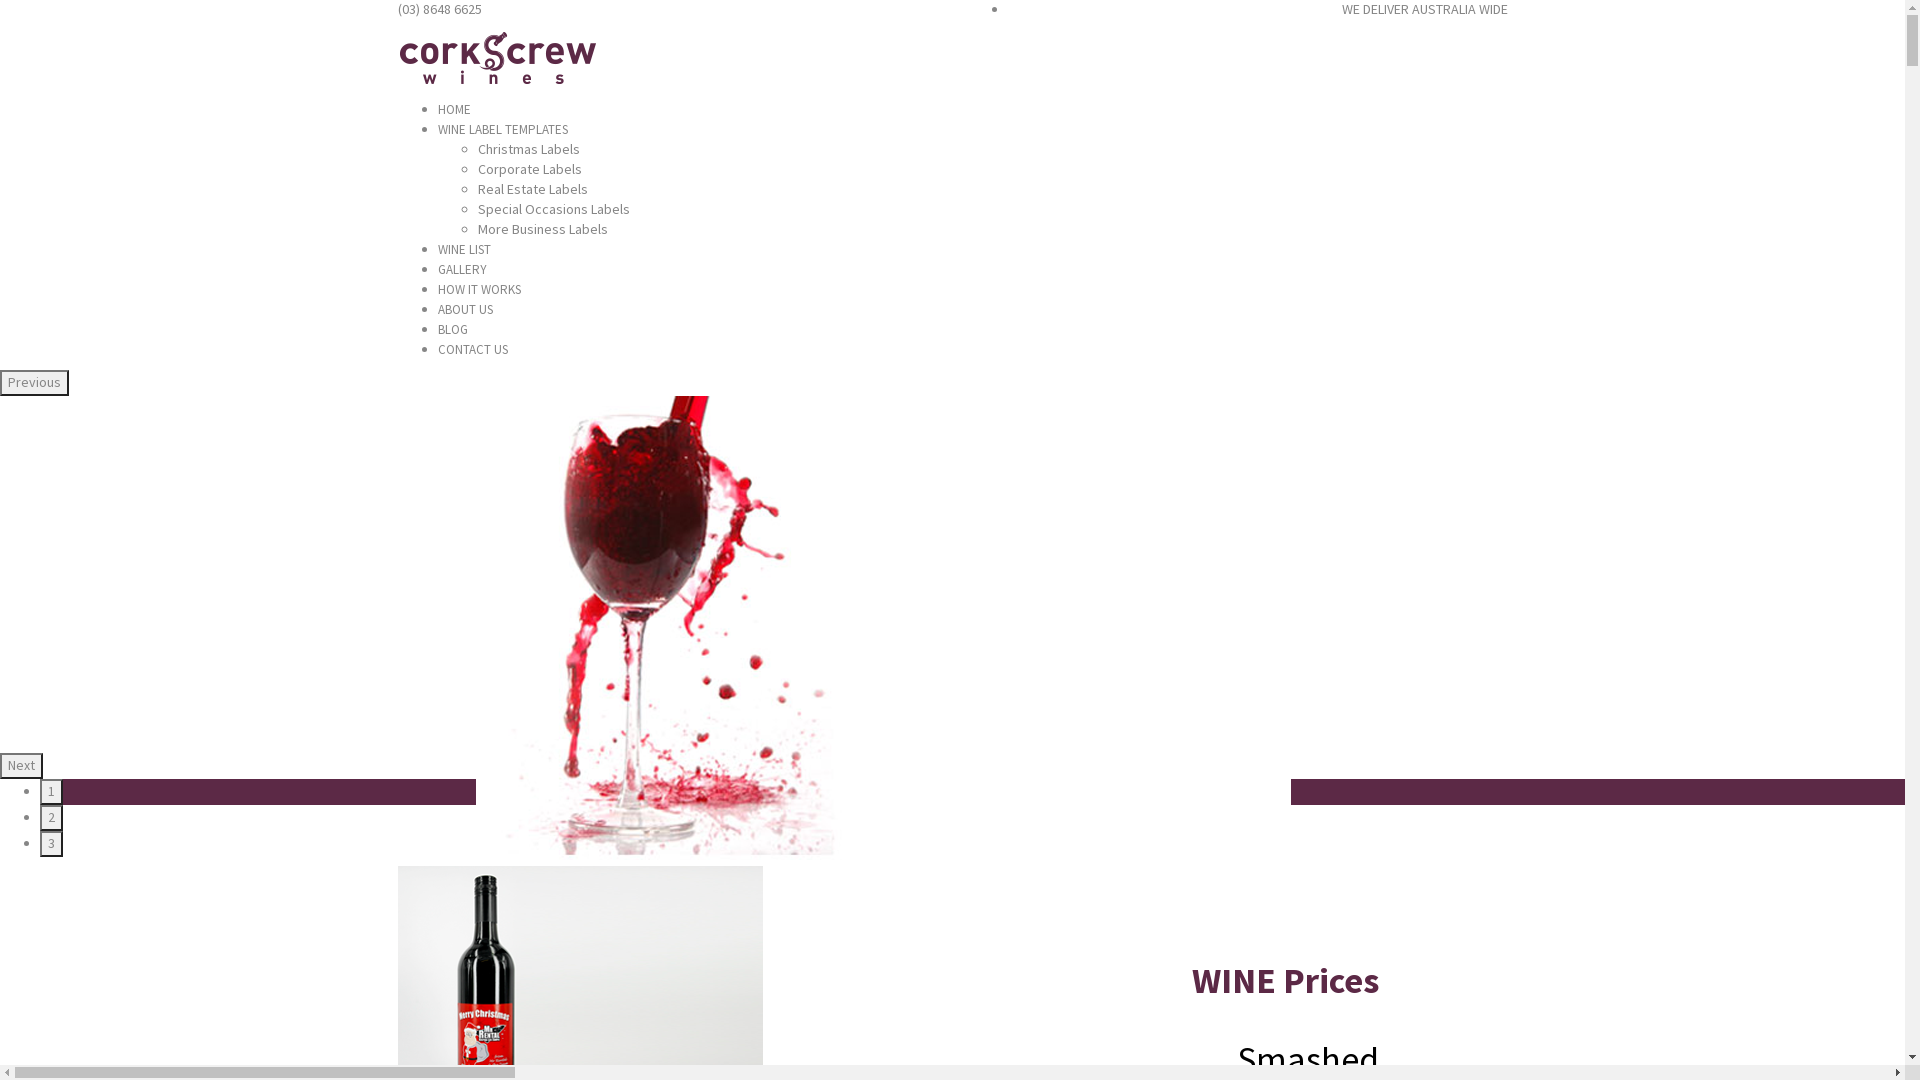  What do you see at coordinates (453, 109) in the screenshot?
I see `'HOME'` at bounding box center [453, 109].